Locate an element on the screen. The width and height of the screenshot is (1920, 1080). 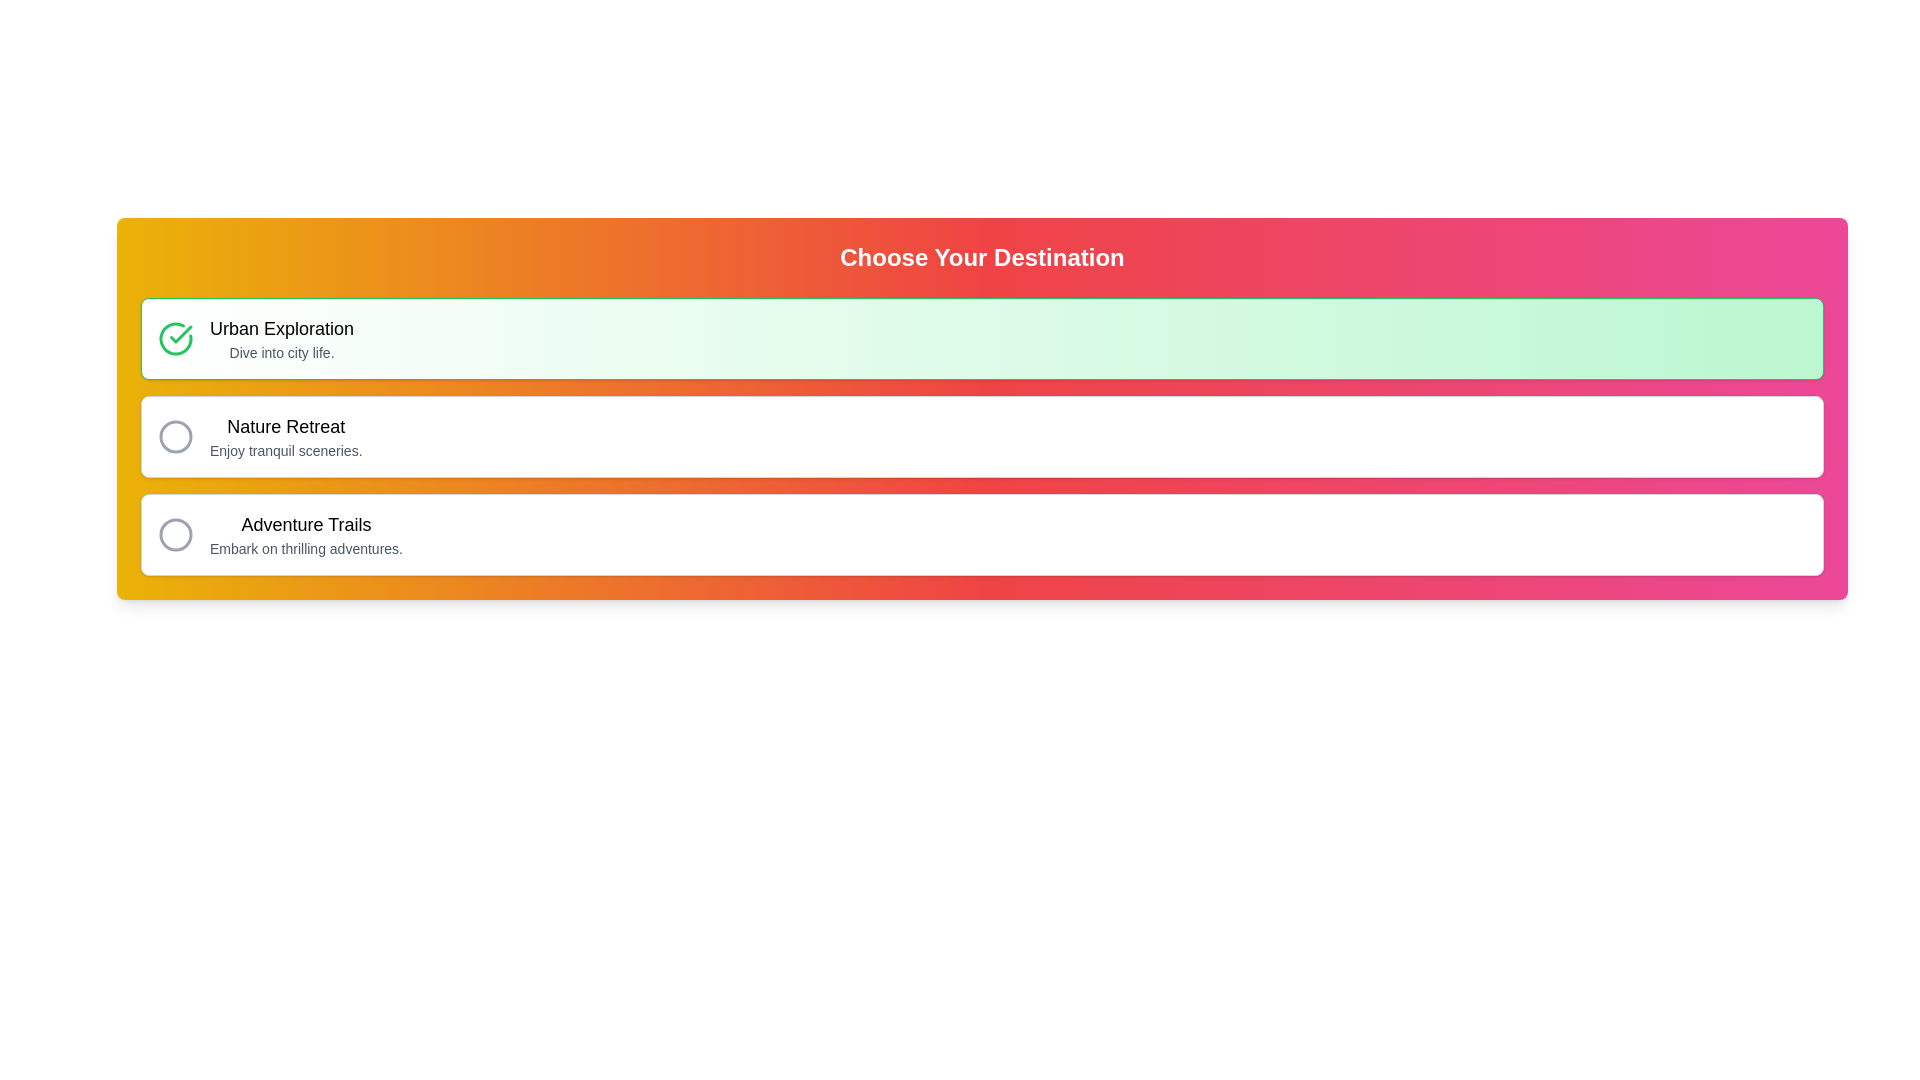
the static text label displaying 'Urban Exploration' which is prominently featured in a light green background at the top of the first option card is located at coordinates (281, 327).